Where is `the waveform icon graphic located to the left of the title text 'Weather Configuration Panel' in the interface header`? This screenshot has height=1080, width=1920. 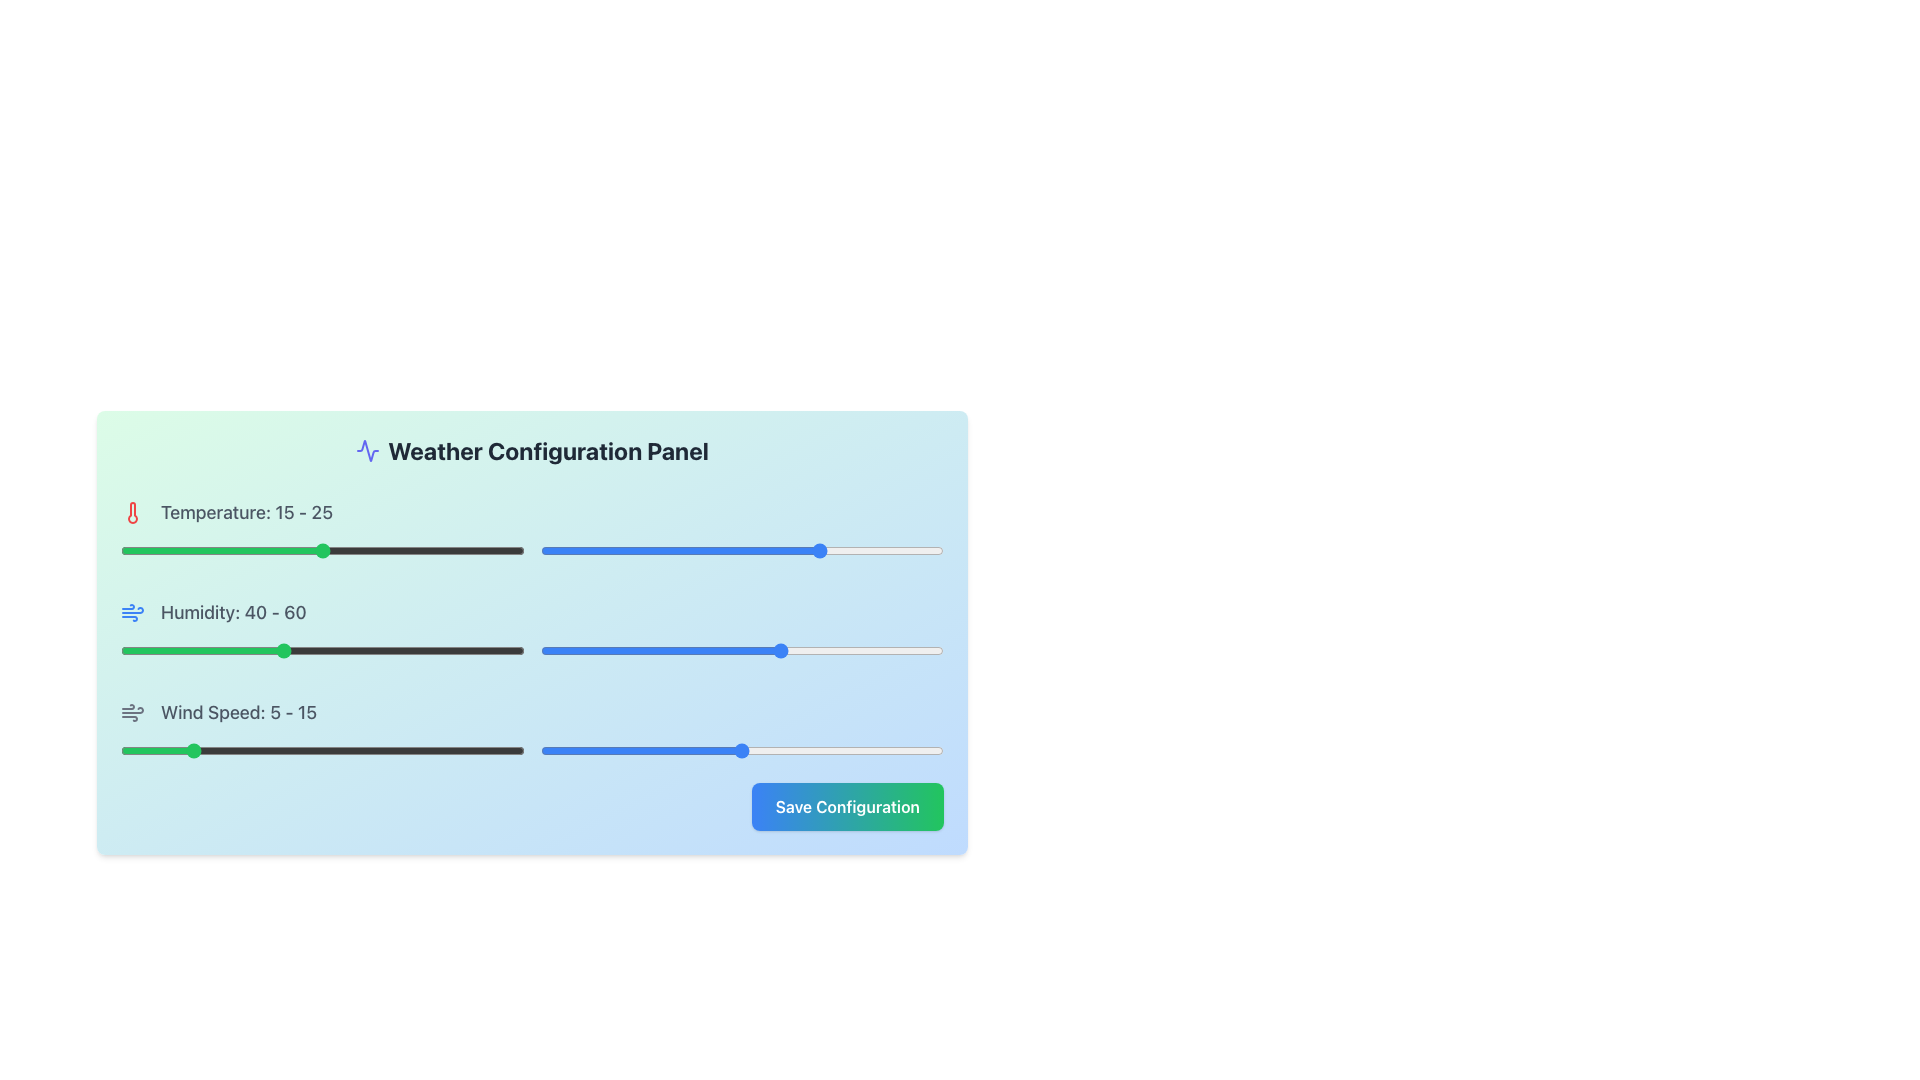
the waveform icon graphic located to the left of the title text 'Weather Configuration Panel' in the interface header is located at coordinates (368, 451).